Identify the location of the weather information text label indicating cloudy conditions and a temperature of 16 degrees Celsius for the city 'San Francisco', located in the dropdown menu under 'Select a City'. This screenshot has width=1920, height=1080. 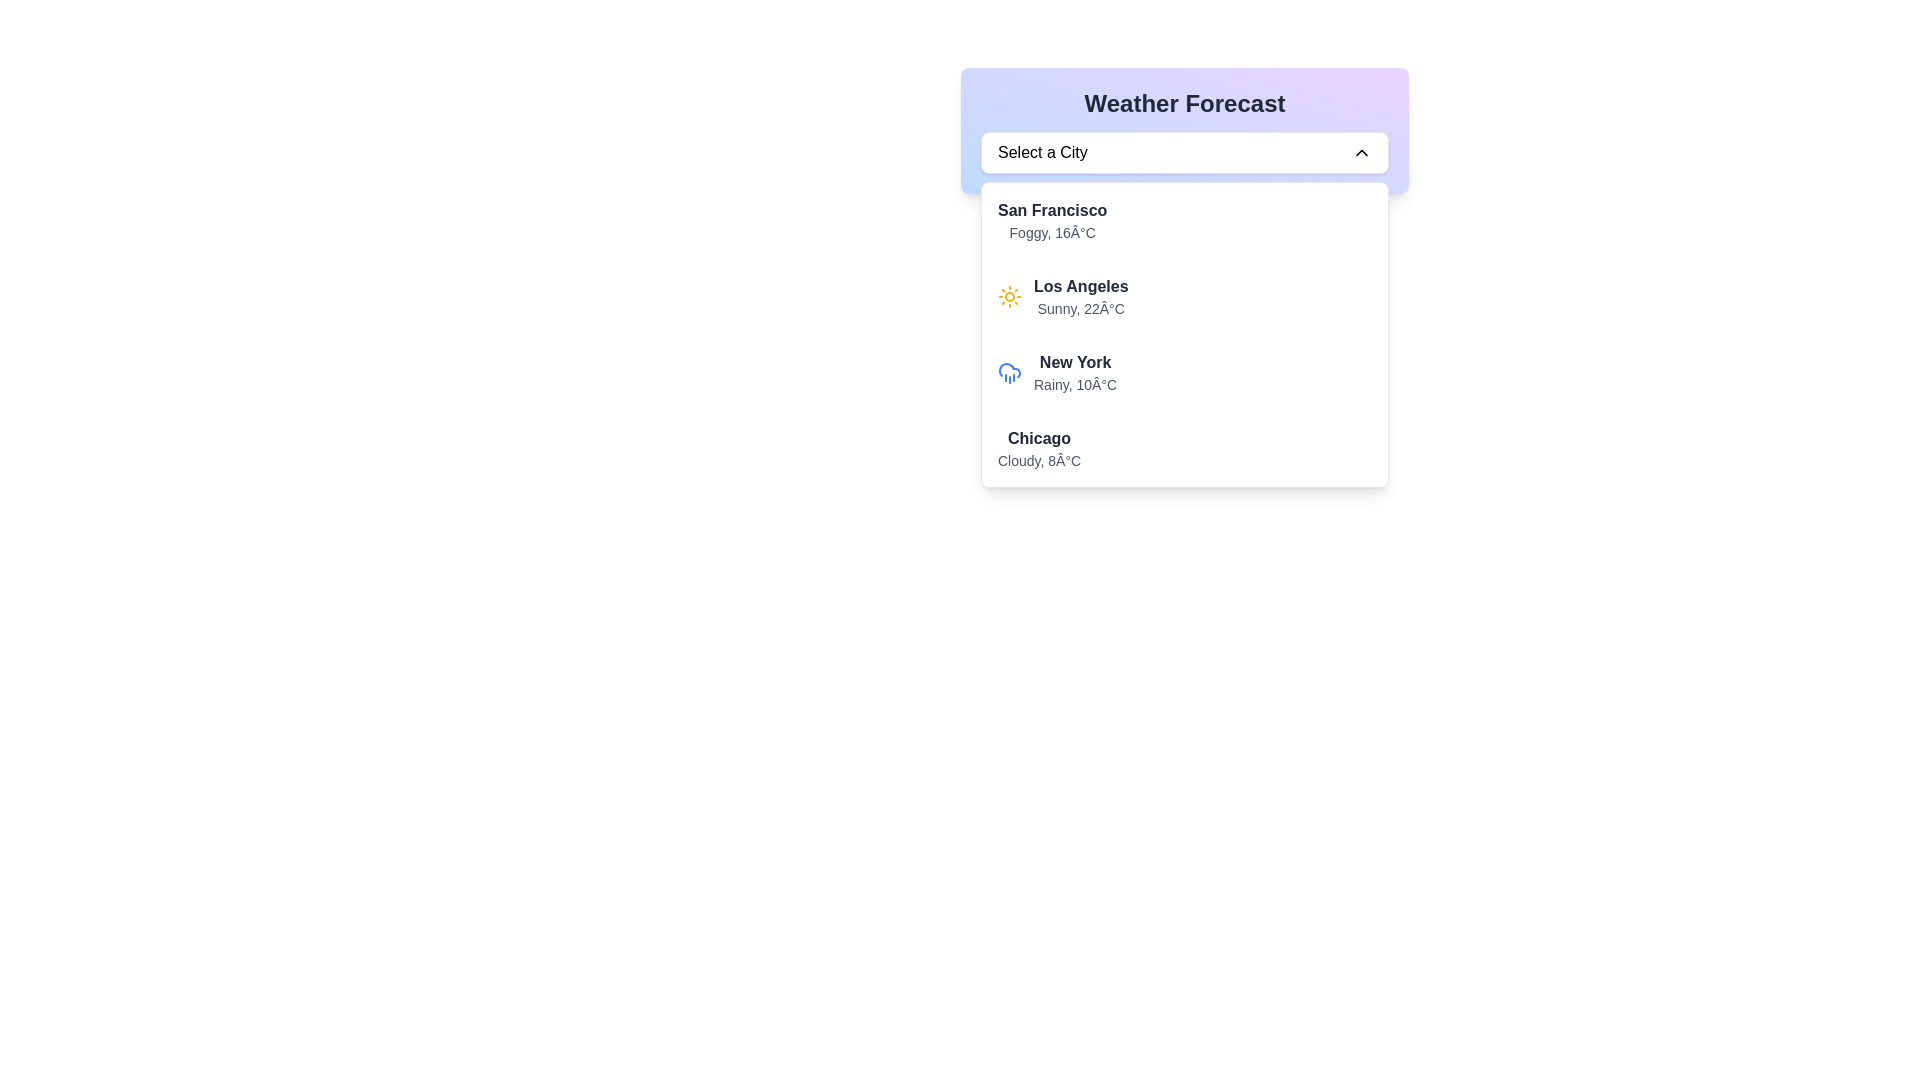
(1051, 231).